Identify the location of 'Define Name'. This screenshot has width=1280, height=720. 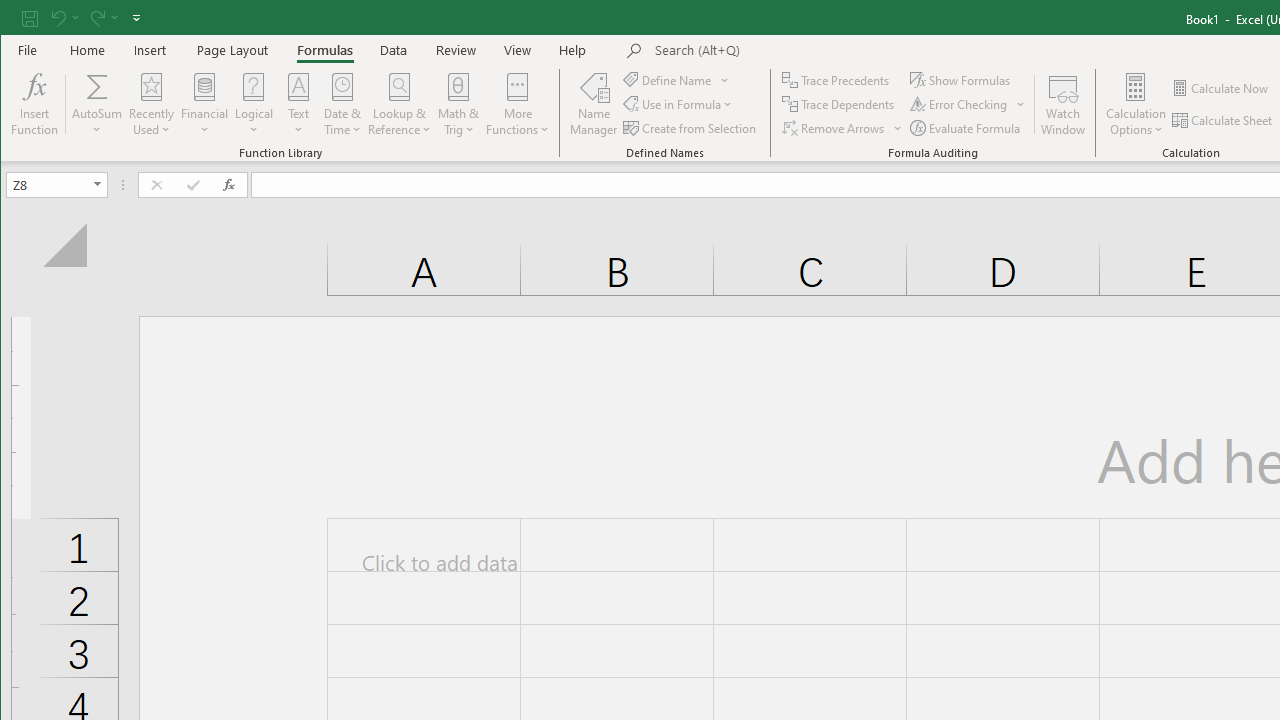
(676, 79).